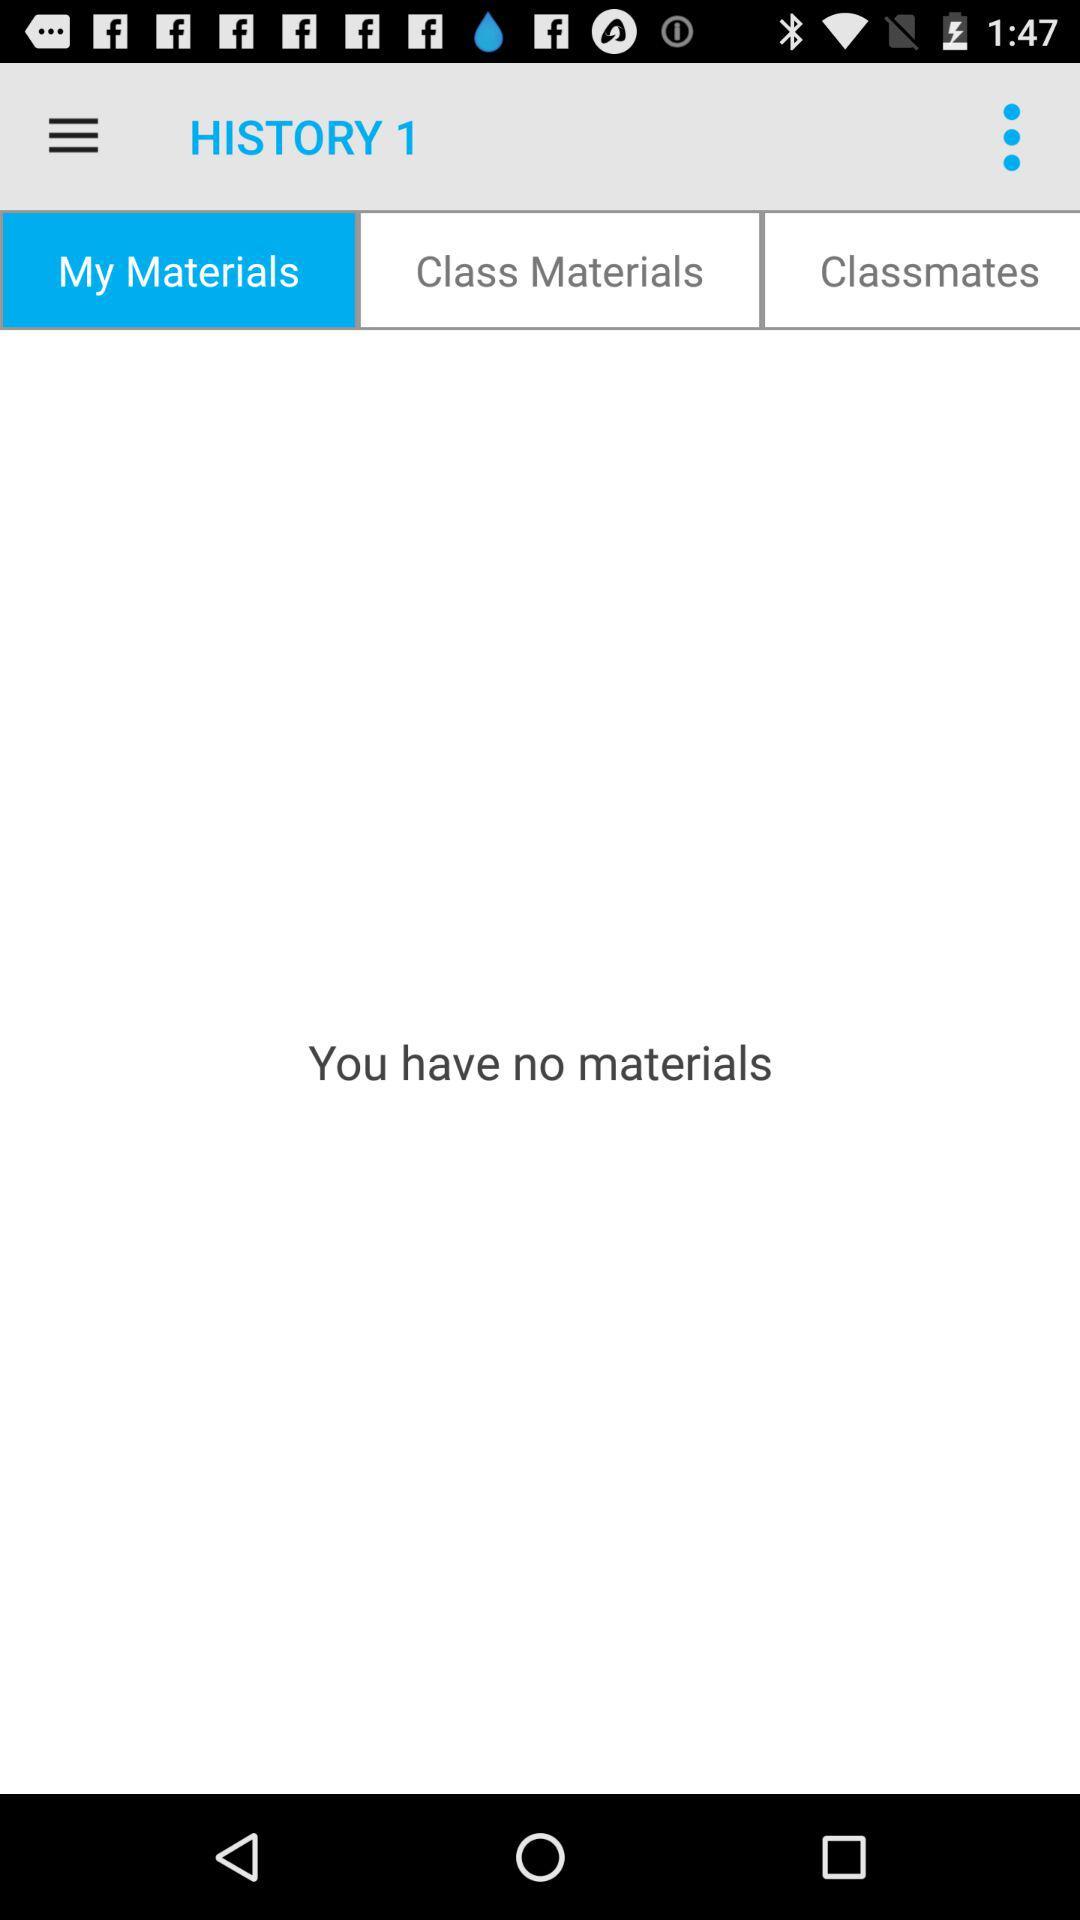 The width and height of the screenshot is (1080, 1920). What do you see at coordinates (921, 268) in the screenshot?
I see `the item above the you have no` at bounding box center [921, 268].